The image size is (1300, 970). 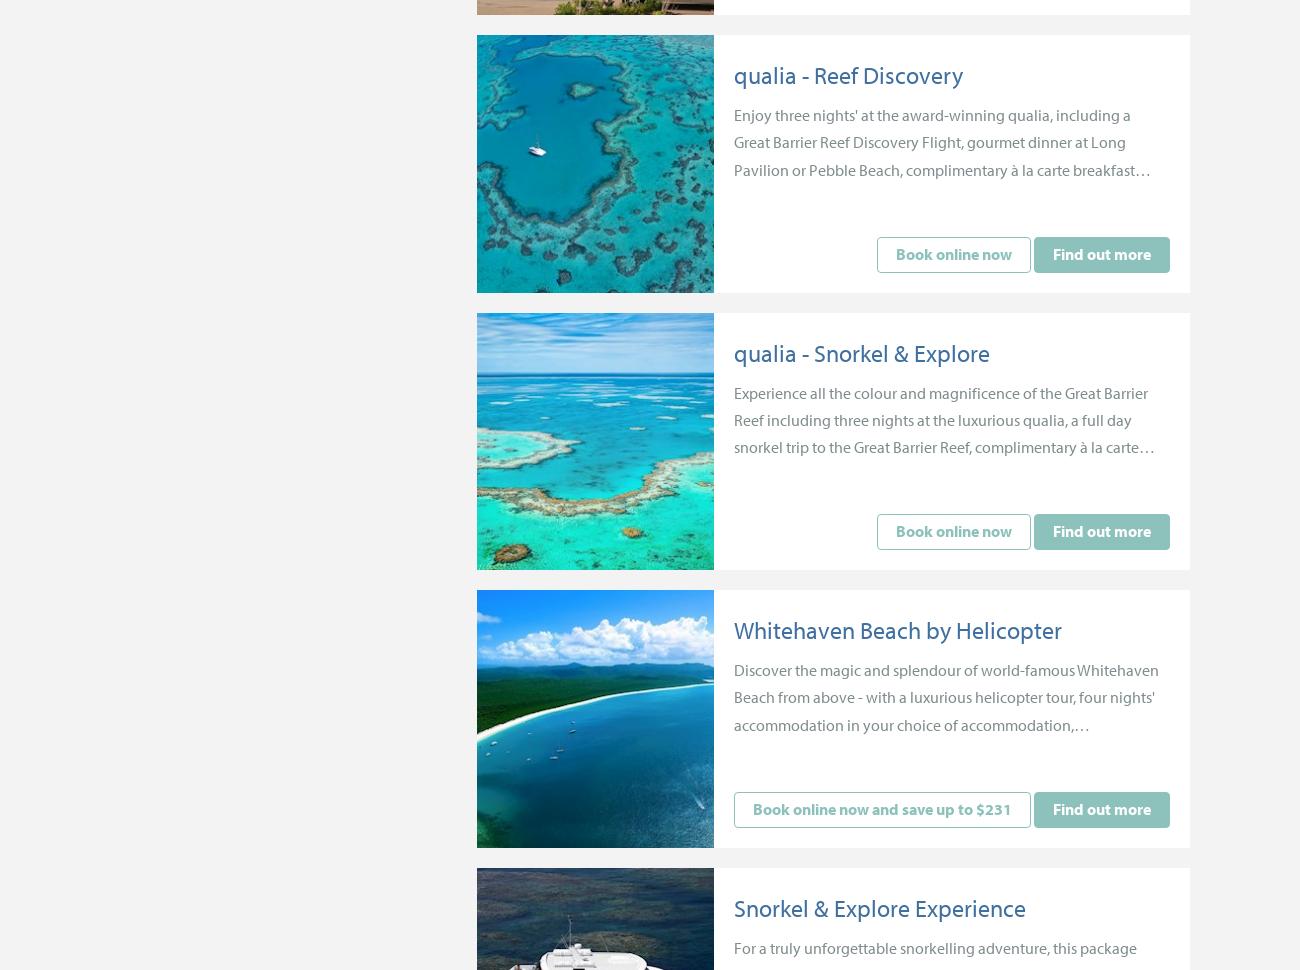 I want to click on 'Discover the magic and splendour of world-famous Whitehaven Beach from above - with a luxurious helicopter tour, four nights' accommodation in your choice of accommodation, complimentary breakfast and more.', so click(x=733, y=710).